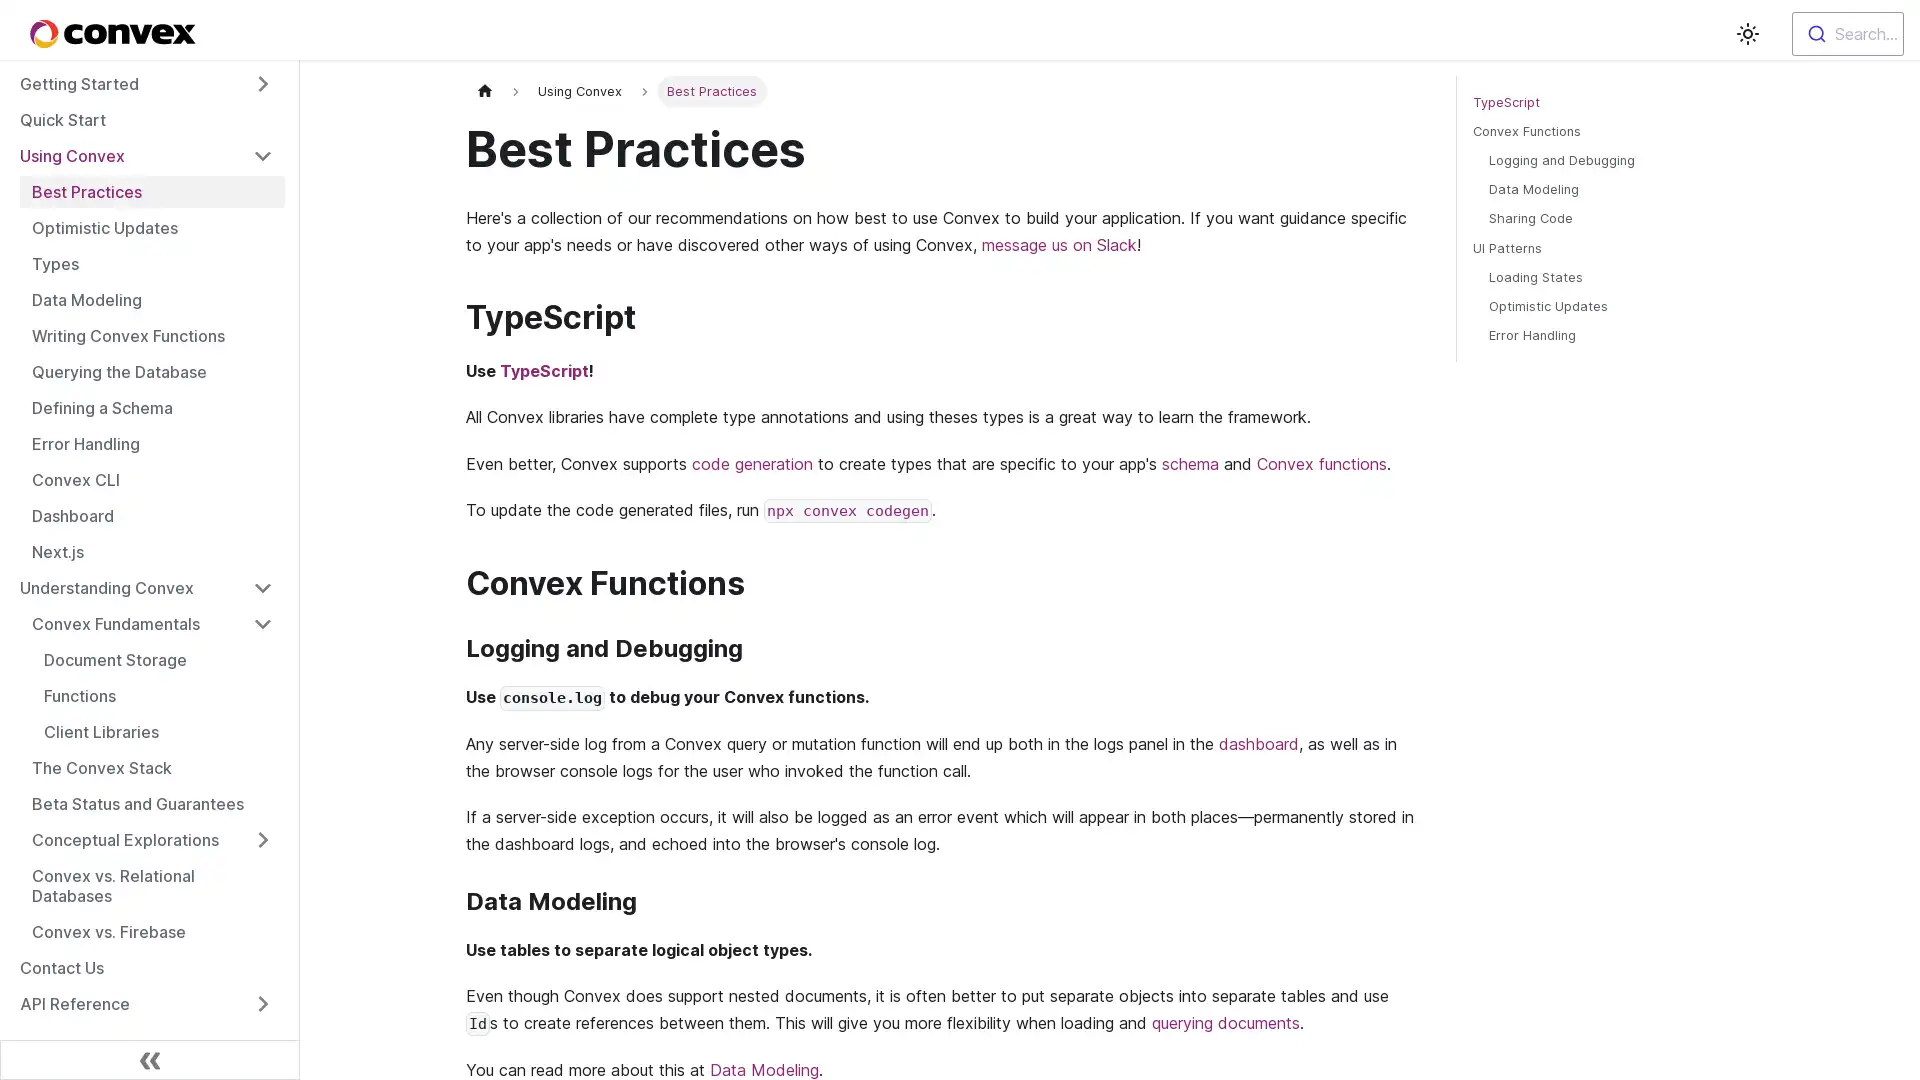  Describe the element at coordinates (1847, 34) in the screenshot. I see `Search...` at that location.